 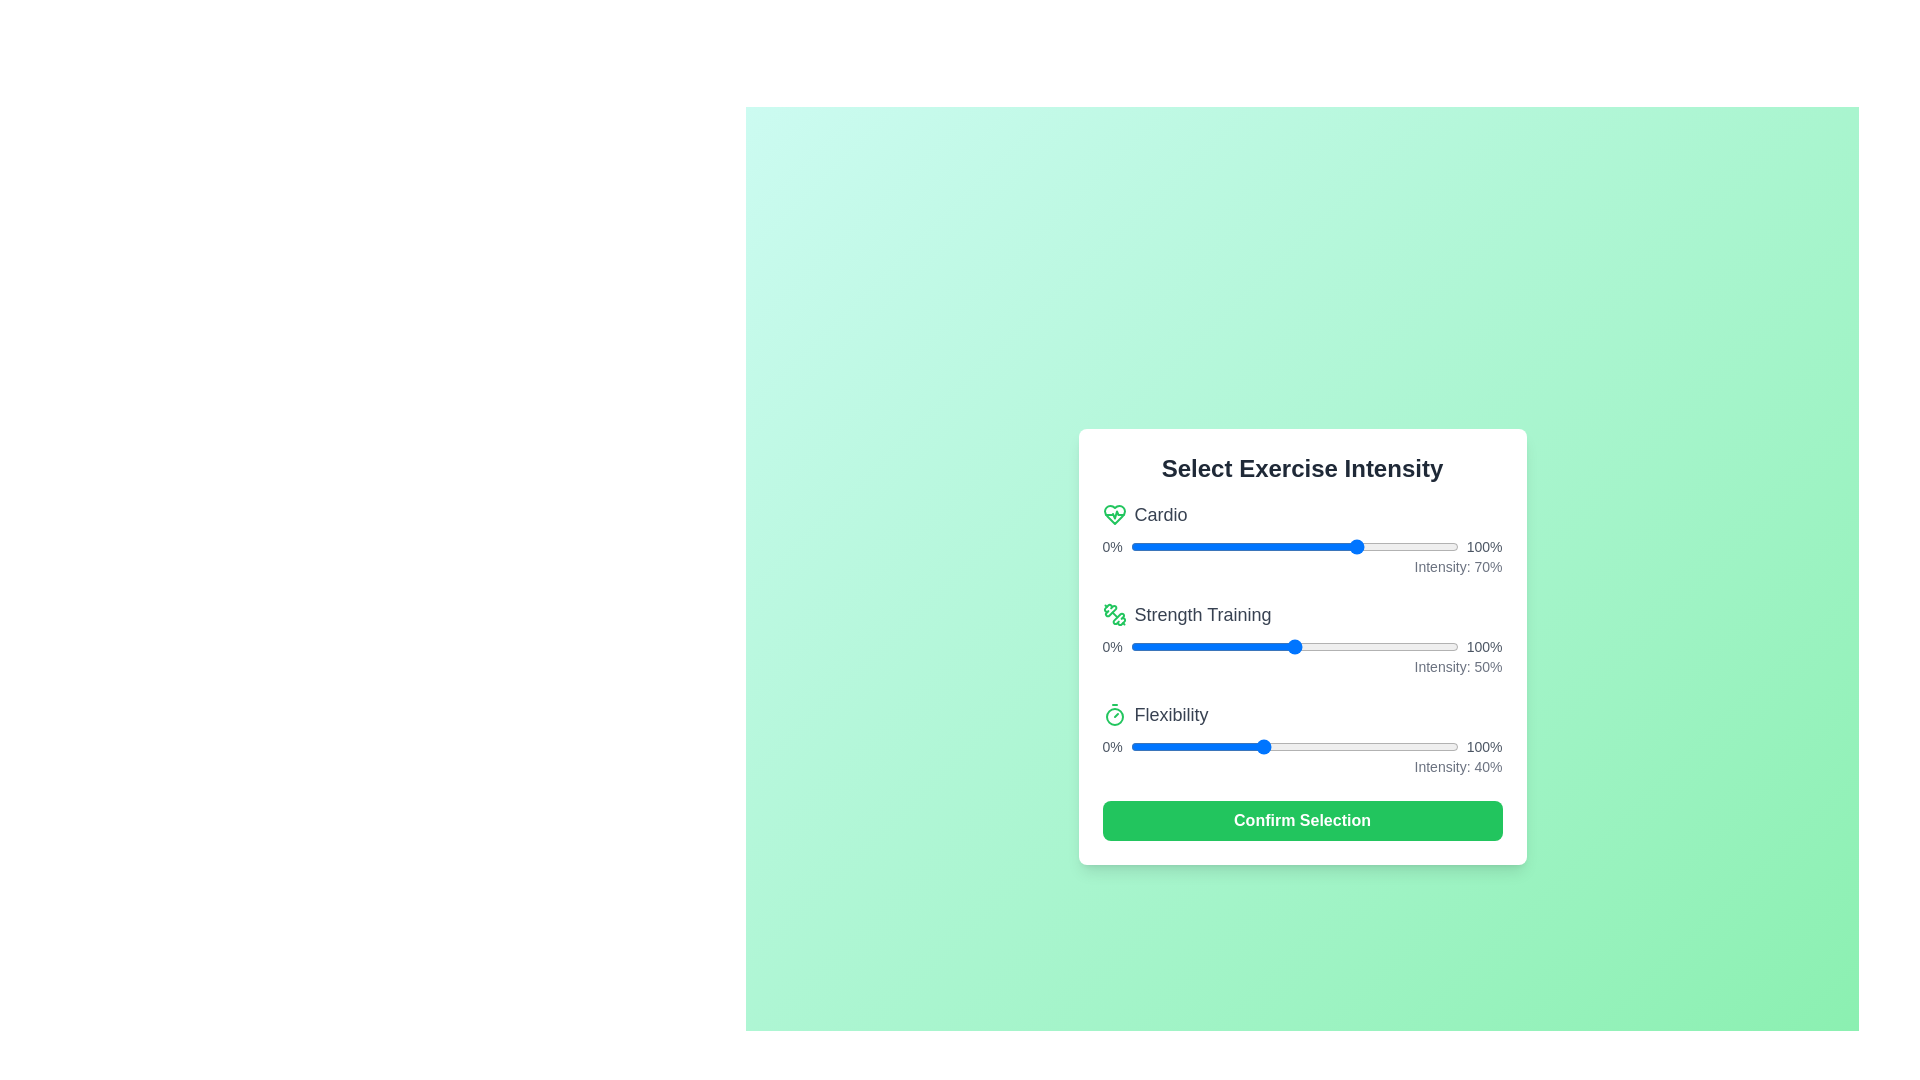 What do you see at coordinates (1375, 647) in the screenshot?
I see `the 1 slider to 50%` at bounding box center [1375, 647].